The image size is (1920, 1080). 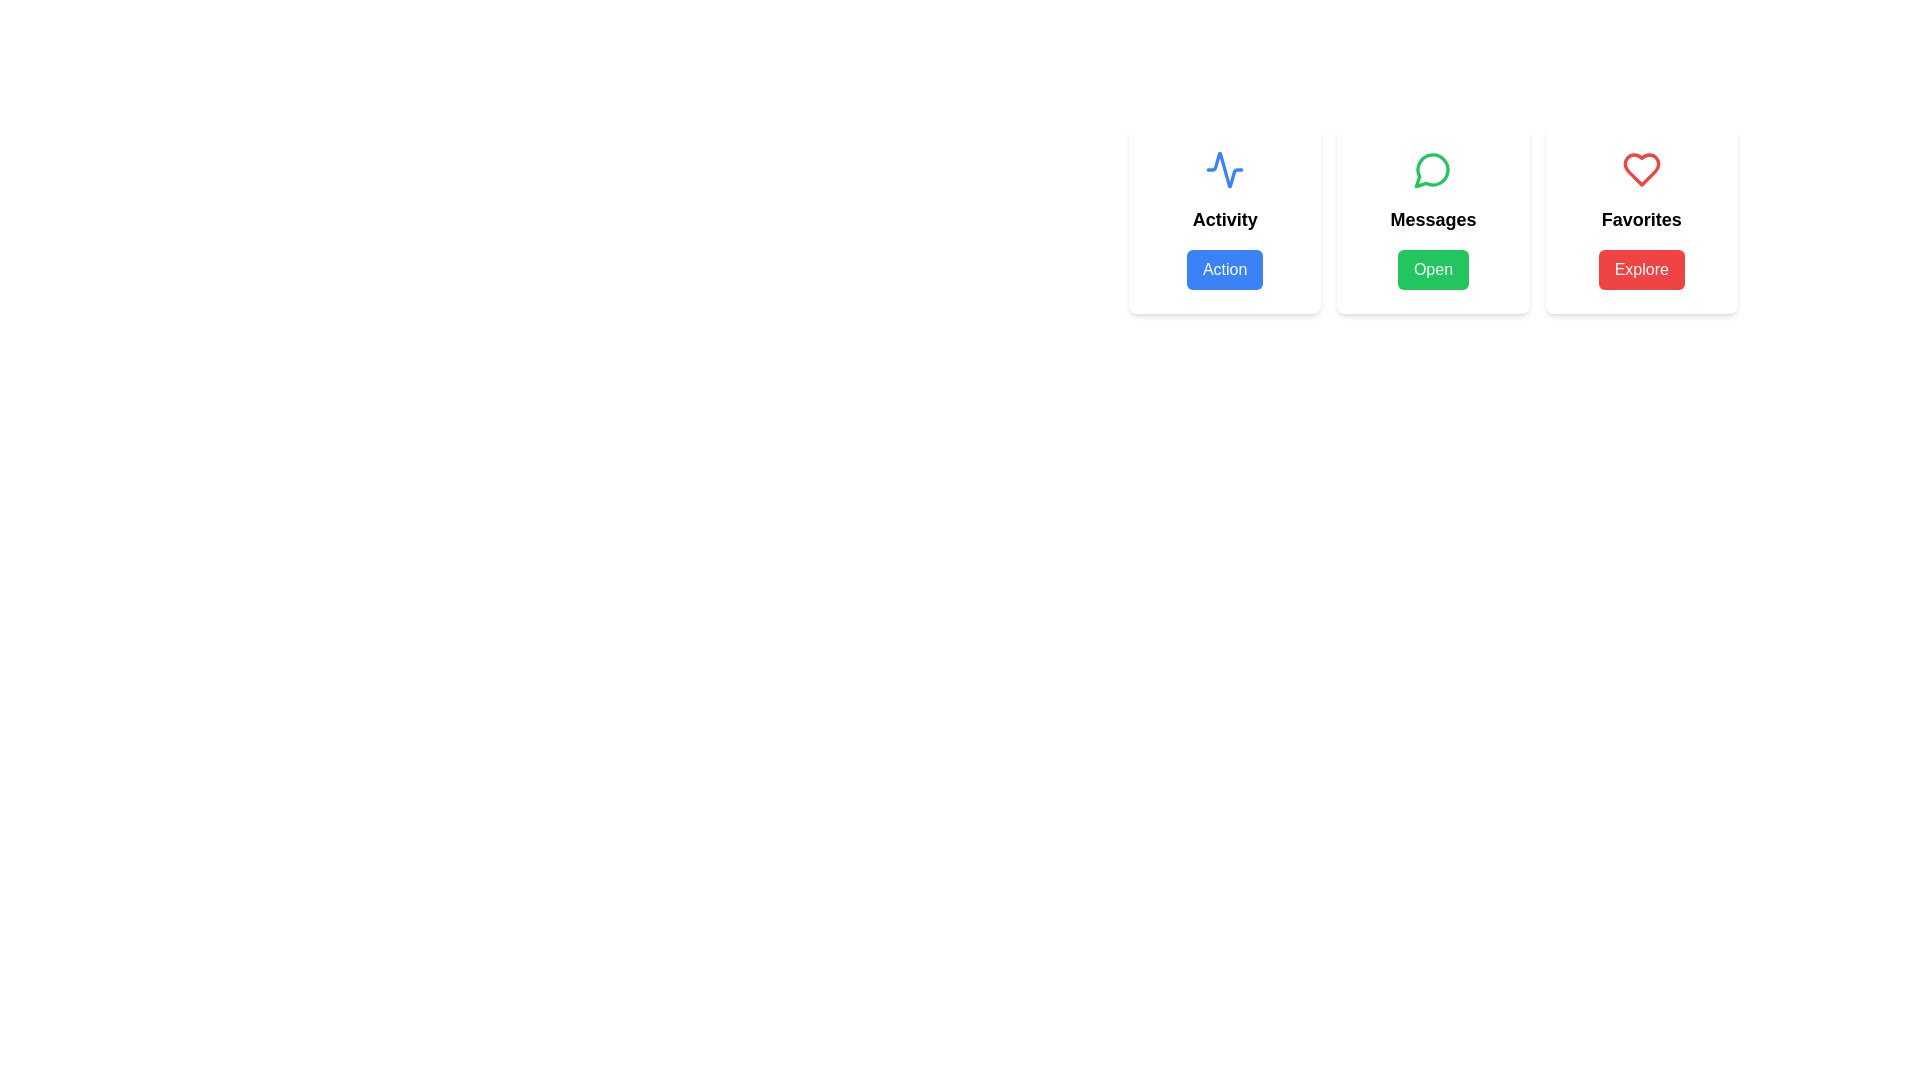 What do you see at coordinates (1224, 168) in the screenshot?
I see `the wave icon representing the 'Activity' section, which is located at the top of the card labeled 'Action'` at bounding box center [1224, 168].